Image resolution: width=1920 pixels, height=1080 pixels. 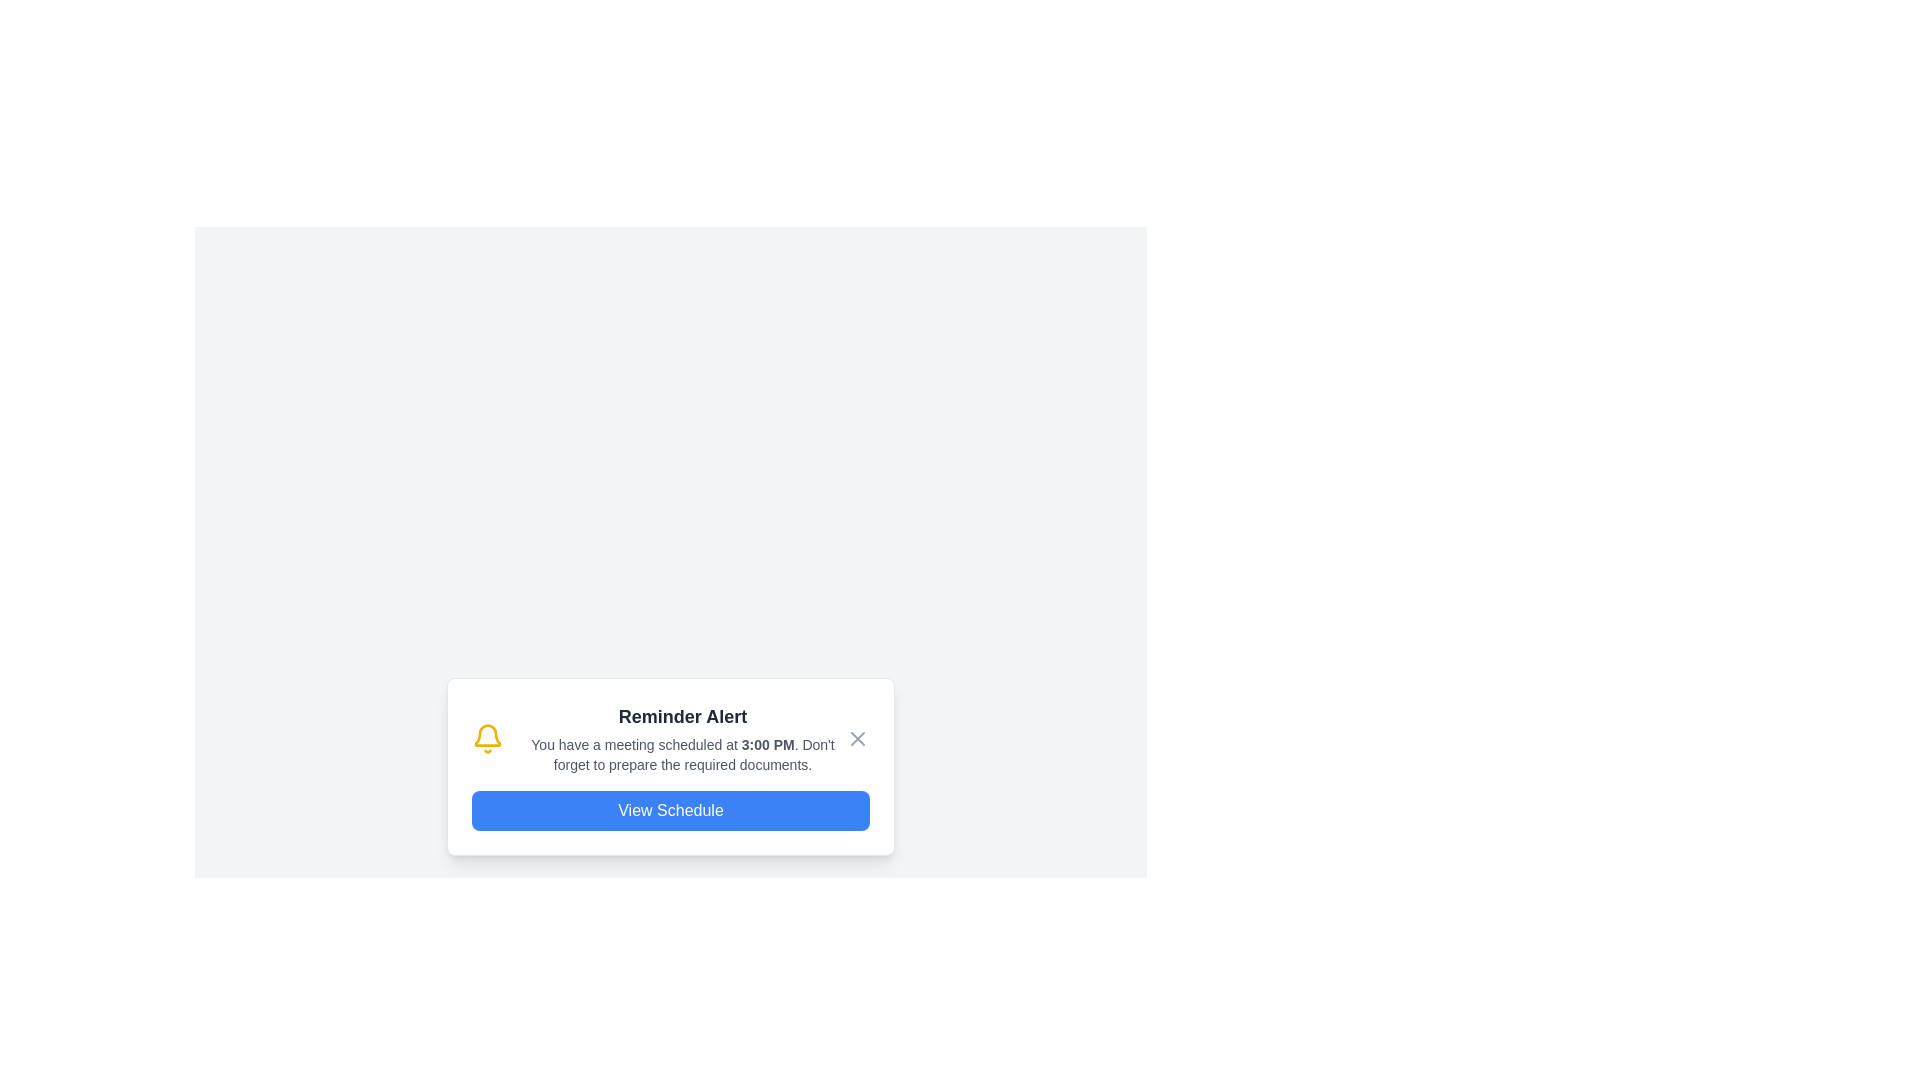 I want to click on the yellow bell icon representing notifications, which is located to the left of the 'Reminder Alert' text in the modal dialogue box, so click(x=488, y=739).